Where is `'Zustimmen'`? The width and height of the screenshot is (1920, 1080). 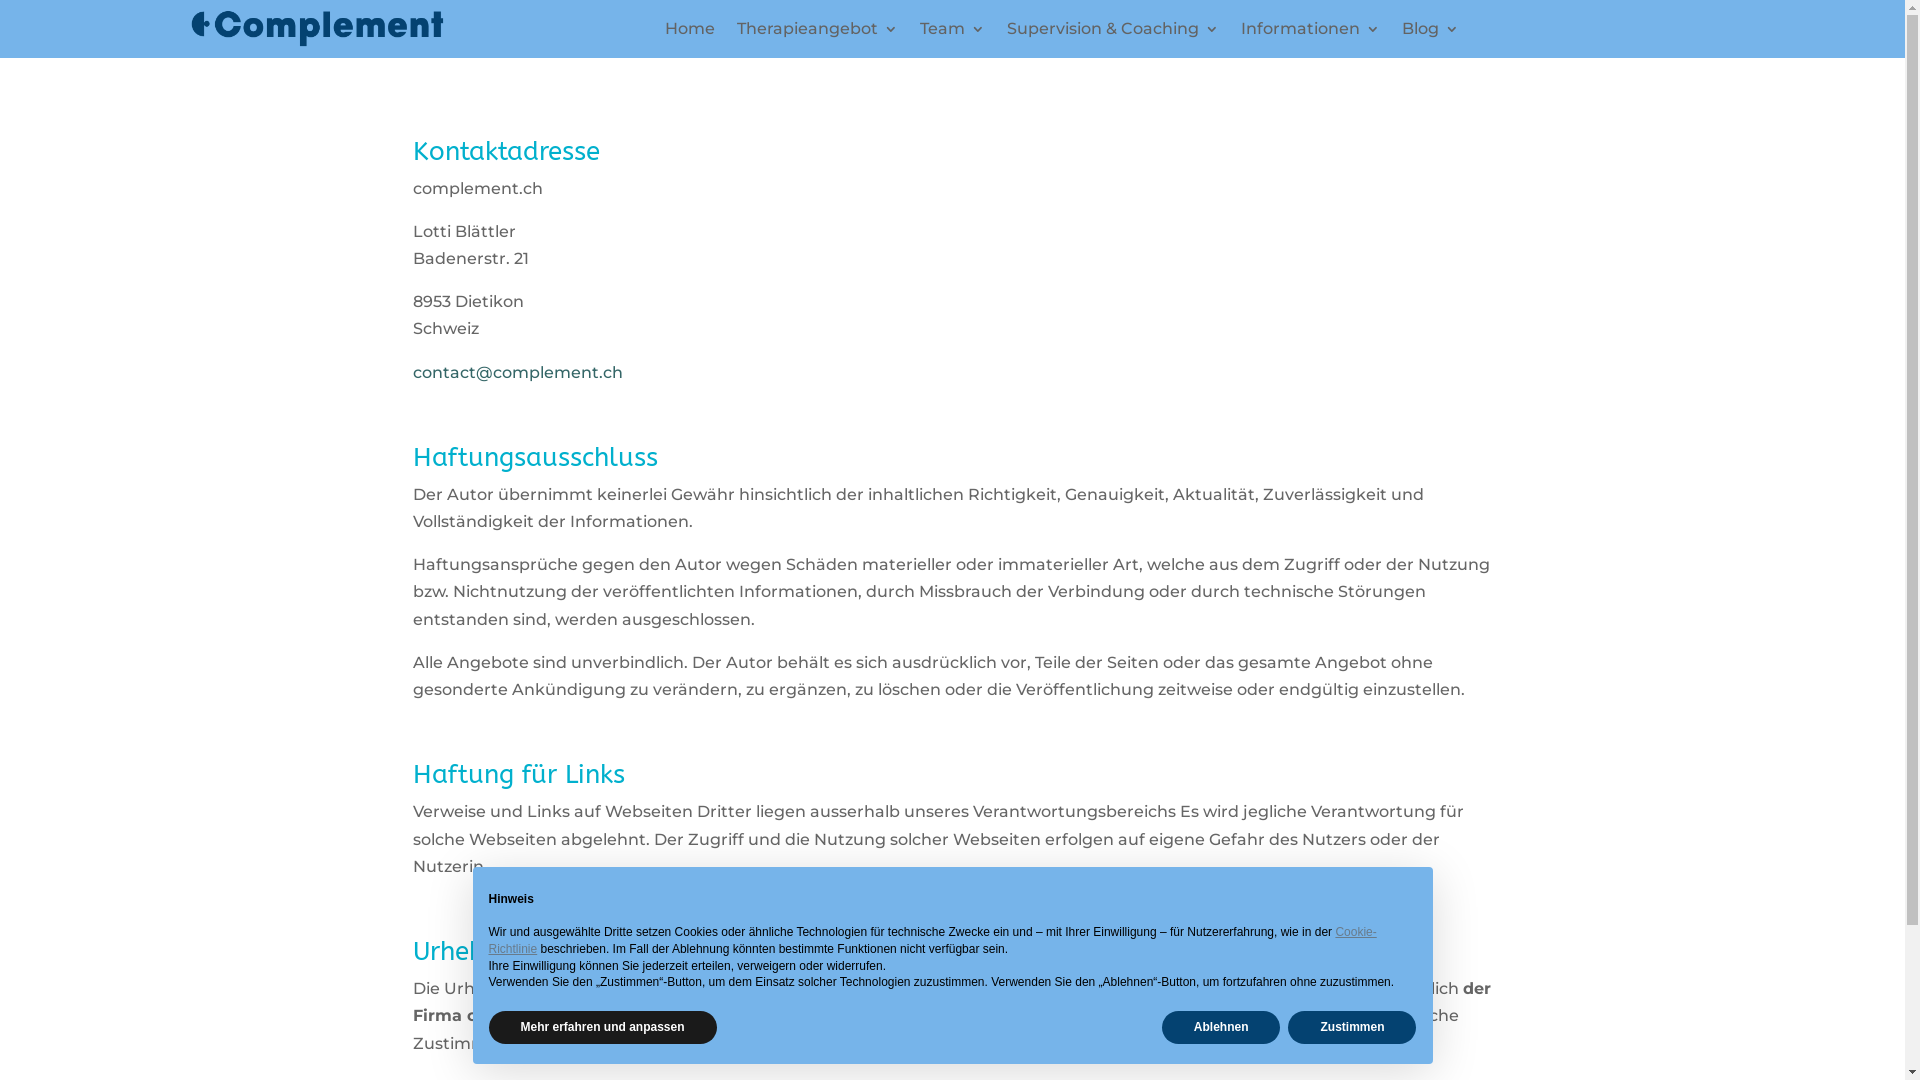 'Zustimmen' is located at coordinates (1352, 1027).